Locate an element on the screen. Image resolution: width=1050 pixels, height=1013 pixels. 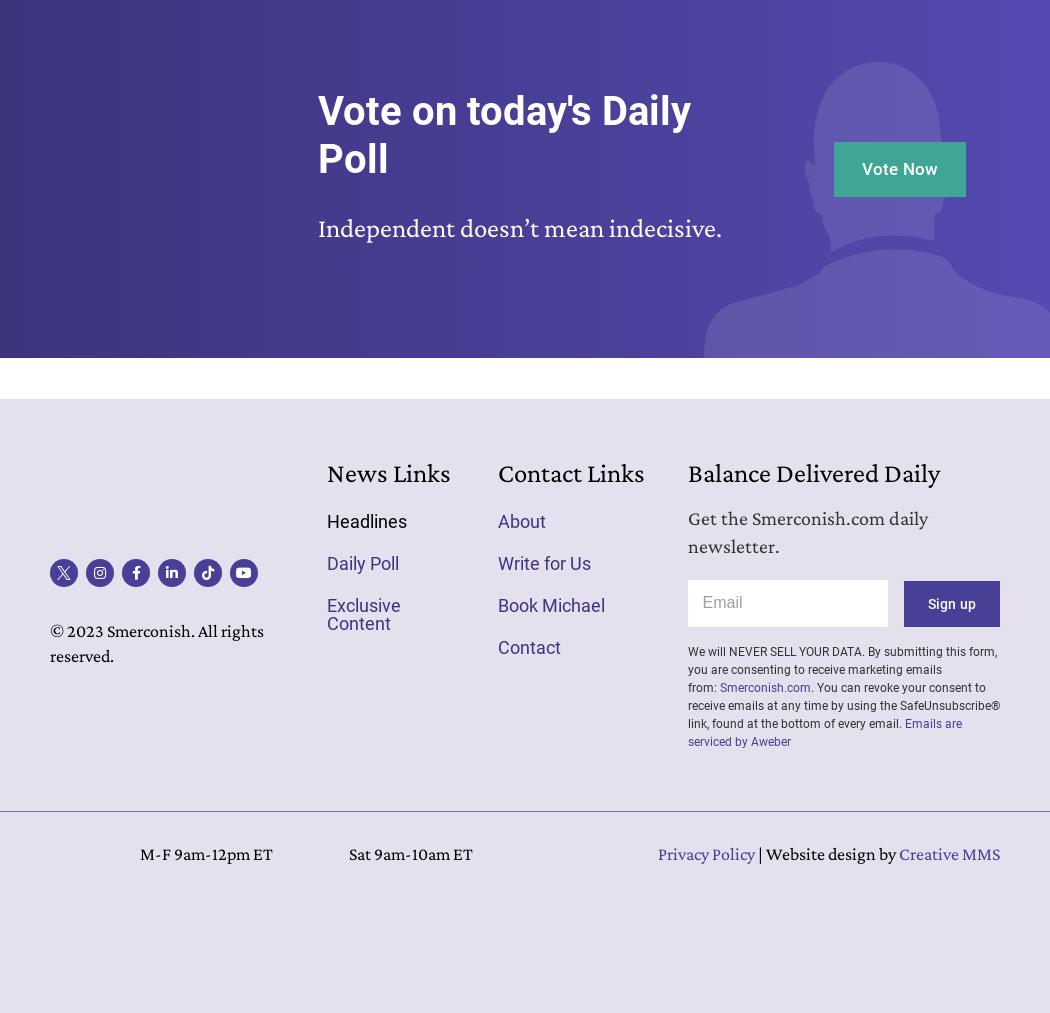
'Vote Now' is located at coordinates (861, 167).